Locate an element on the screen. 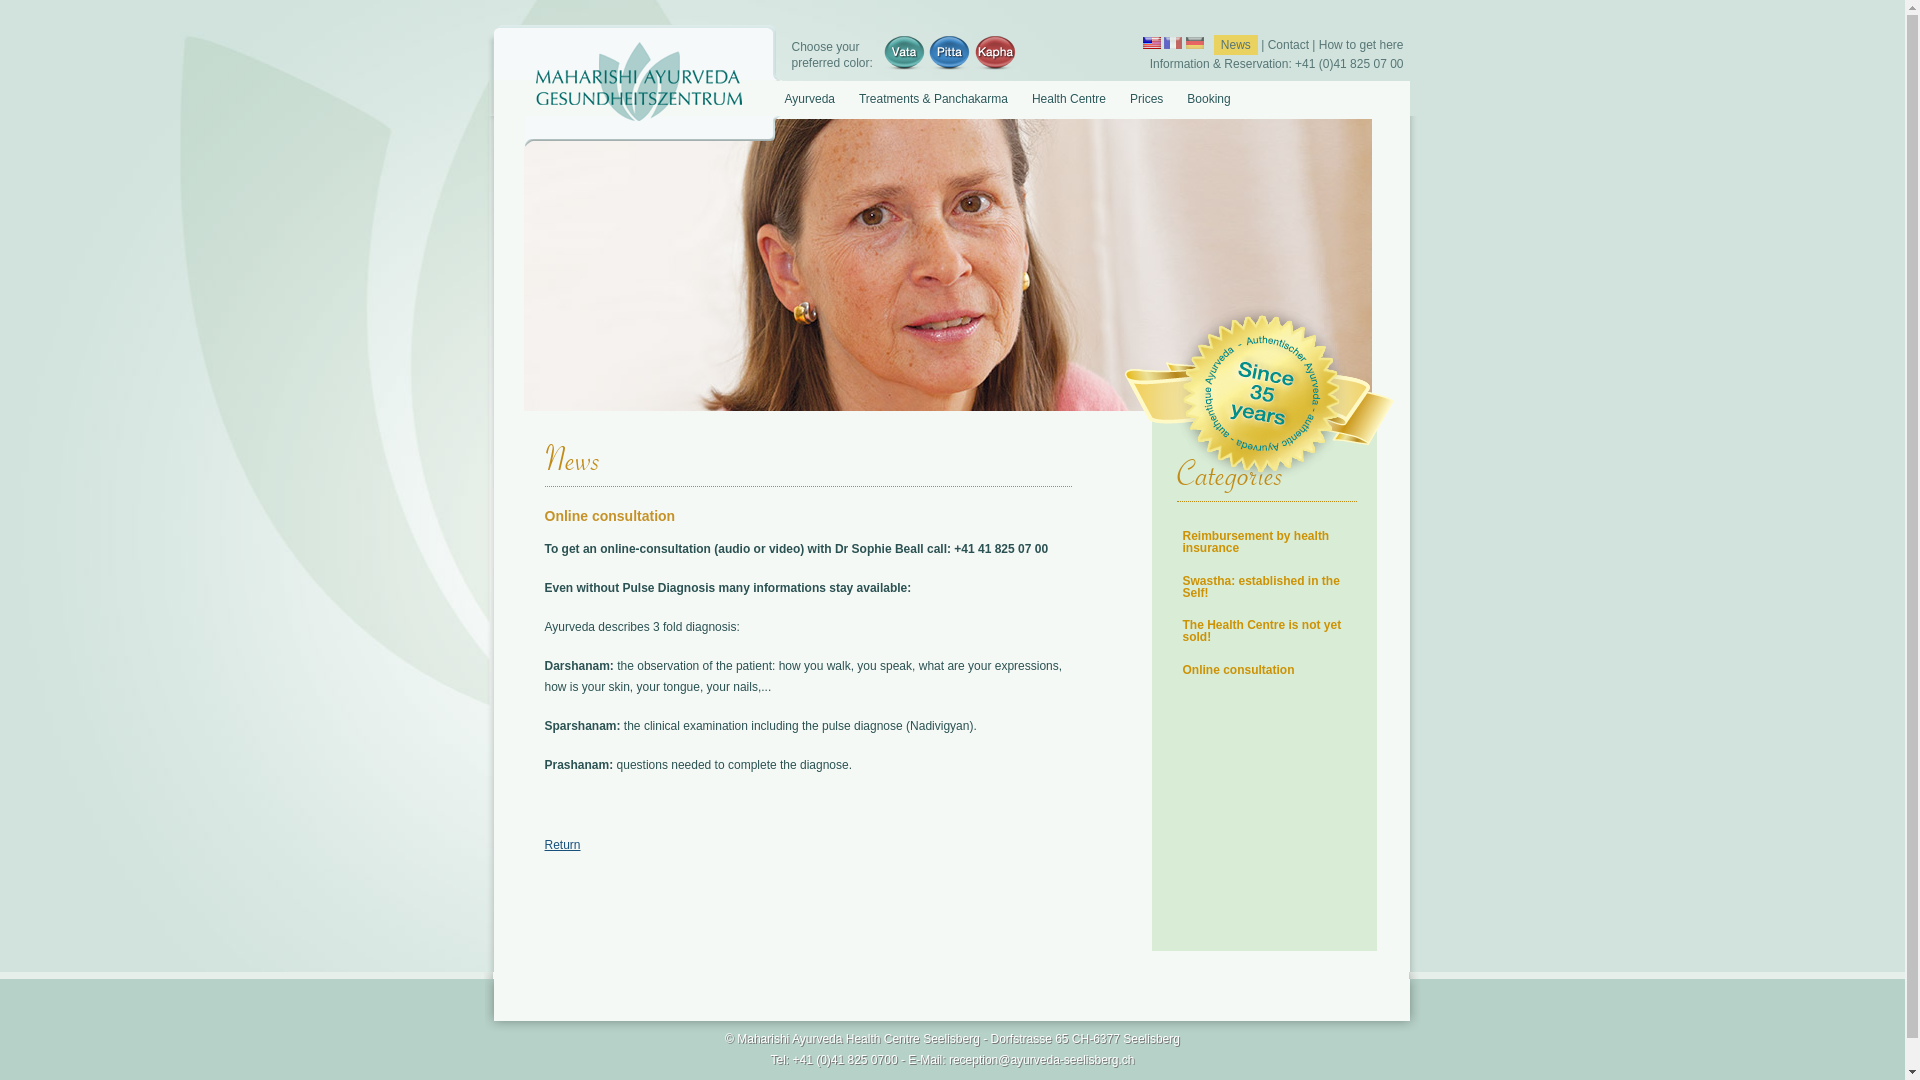  'News' is located at coordinates (1235, 45).